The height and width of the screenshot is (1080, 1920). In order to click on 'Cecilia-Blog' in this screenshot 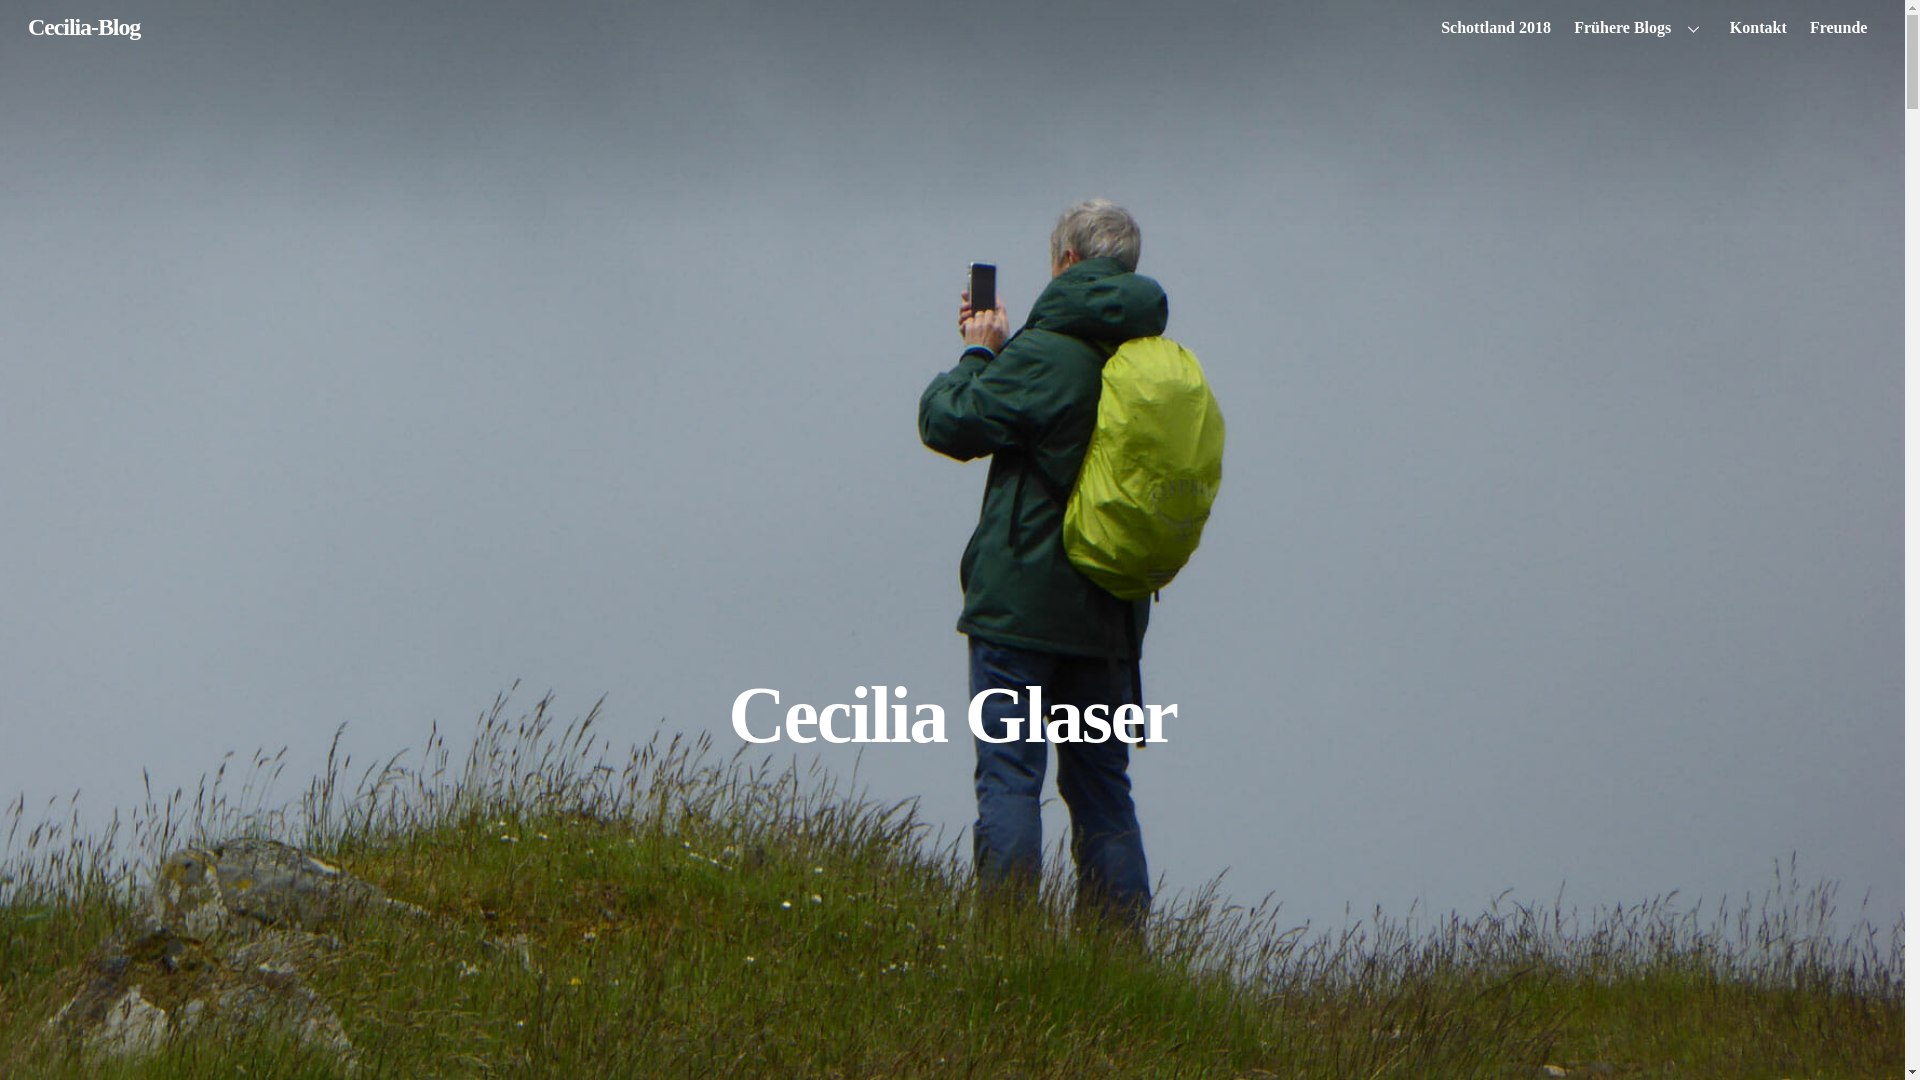, I will do `click(83, 27)`.